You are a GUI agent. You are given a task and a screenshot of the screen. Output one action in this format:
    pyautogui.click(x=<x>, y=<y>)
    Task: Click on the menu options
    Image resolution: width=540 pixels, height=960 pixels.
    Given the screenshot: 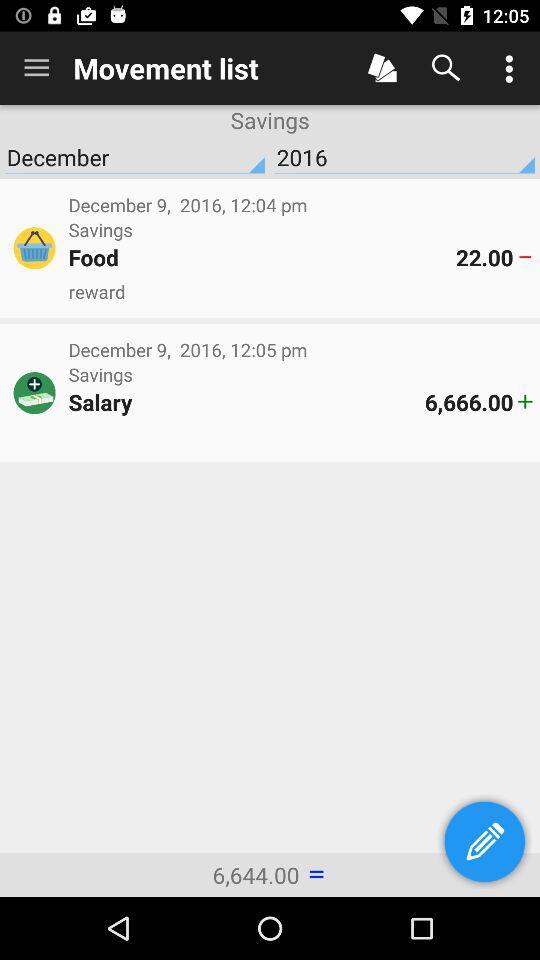 What is the action you would take?
    pyautogui.click(x=508, y=68)
    